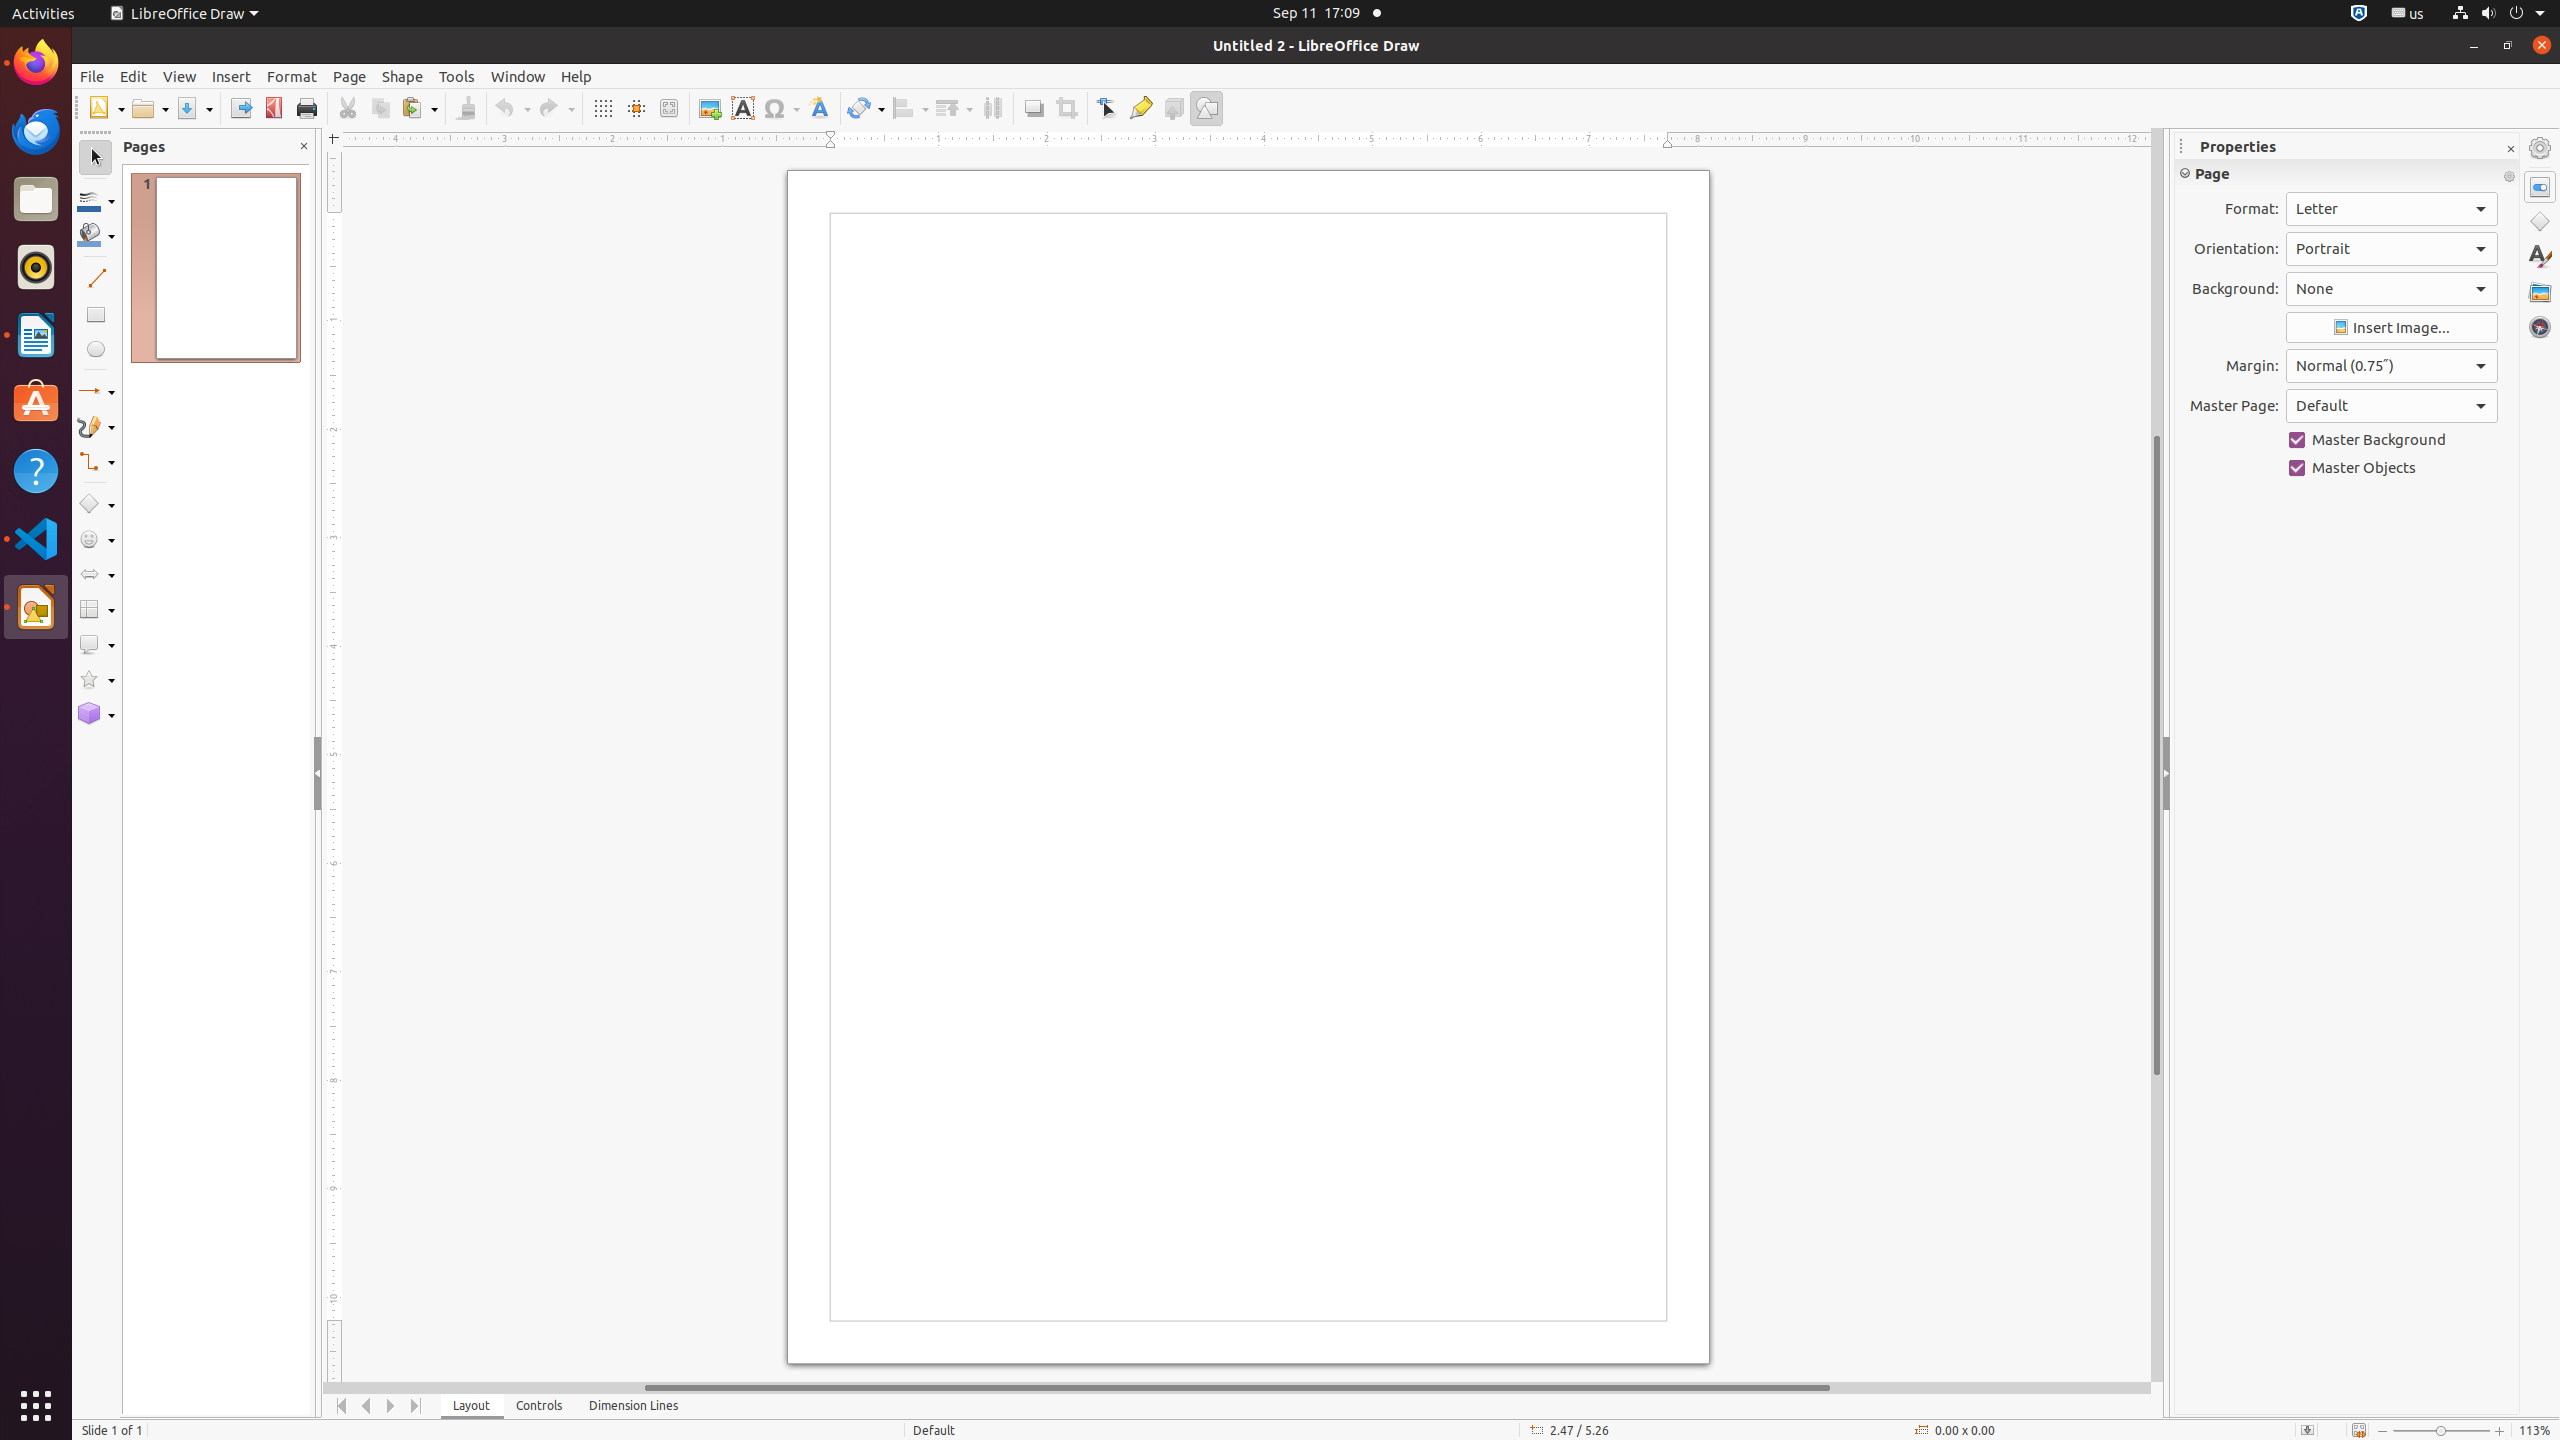  Describe the element at coordinates (240, 107) in the screenshot. I see `'Export'` at that location.